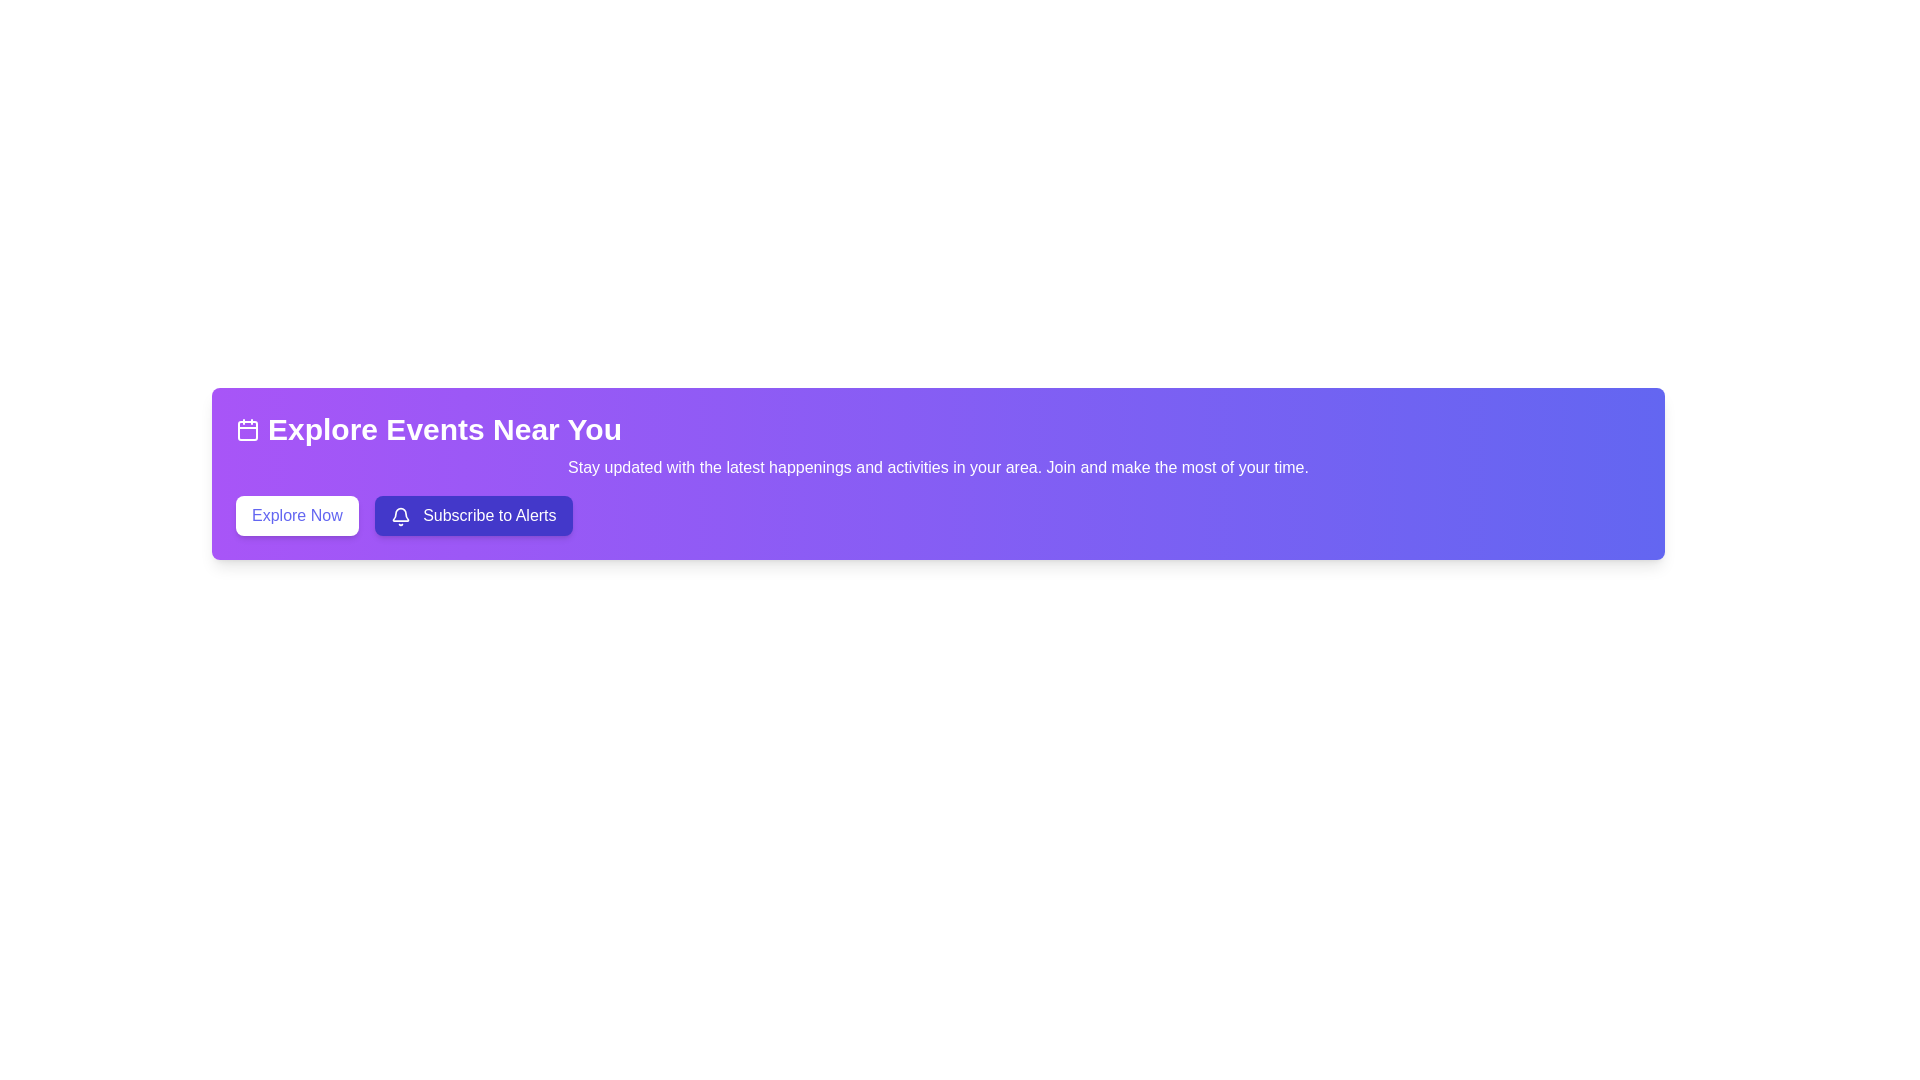 The width and height of the screenshot is (1920, 1080). Describe the element at coordinates (472, 515) in the screenshot. I see `the subscription button located to the right of the 'Explore Now' button to subscribe to alerts` at that location.